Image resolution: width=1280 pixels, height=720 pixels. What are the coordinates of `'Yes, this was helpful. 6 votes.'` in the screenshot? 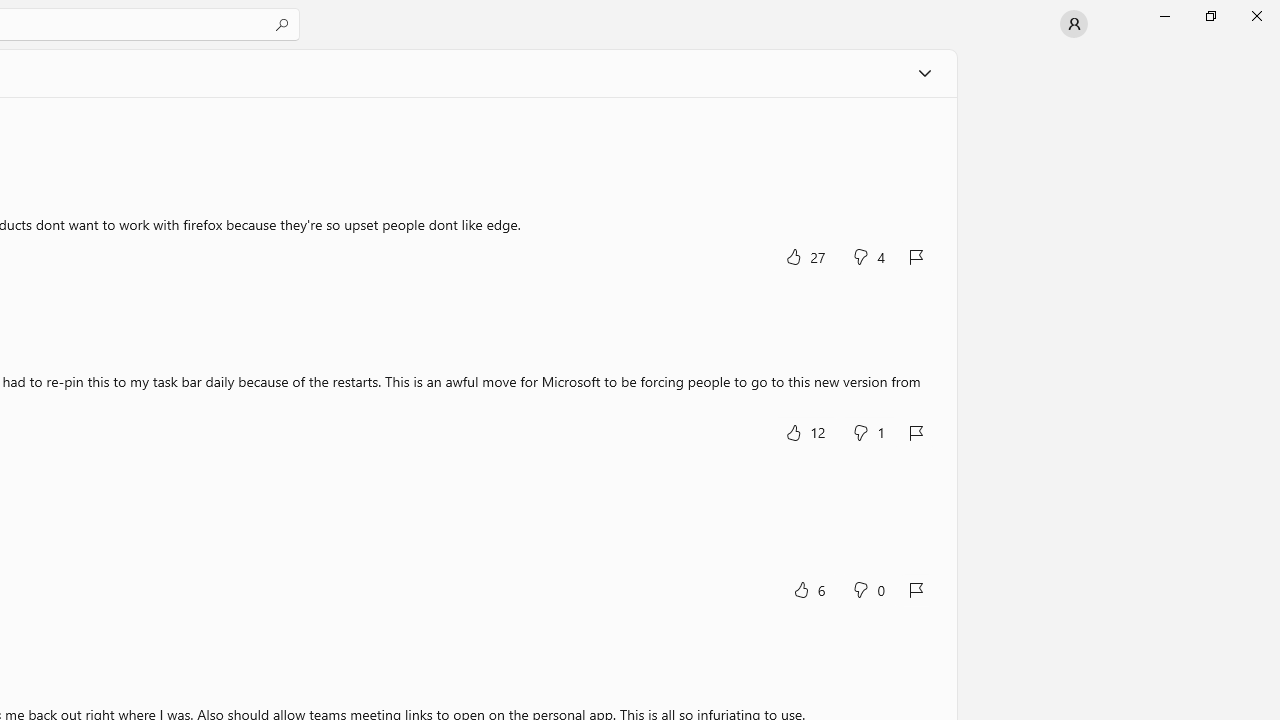 It's located at (808, 588).